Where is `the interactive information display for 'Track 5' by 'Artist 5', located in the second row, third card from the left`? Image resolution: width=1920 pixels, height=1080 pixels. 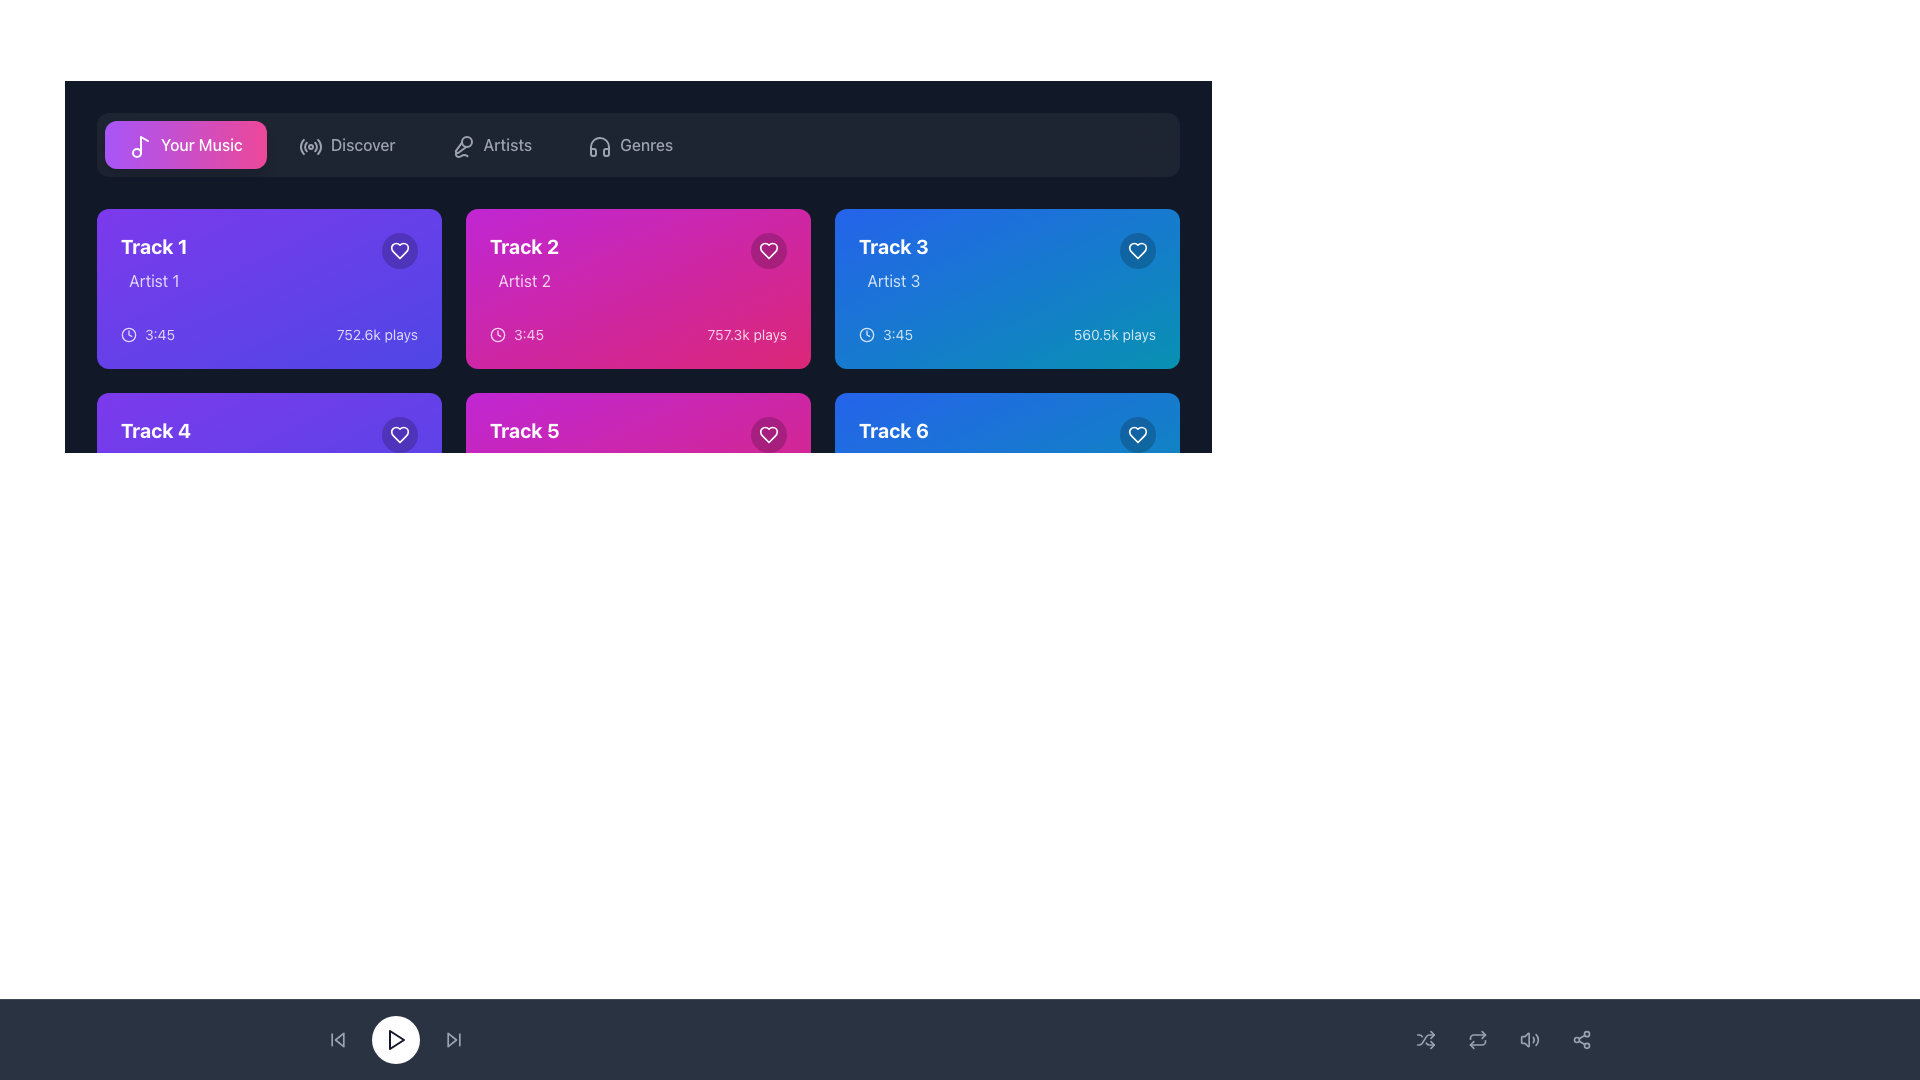
the interactive information display for 'Track 5' by 'Artist 5', located in the second row, third card from the left is located at coordinates (637, 446).